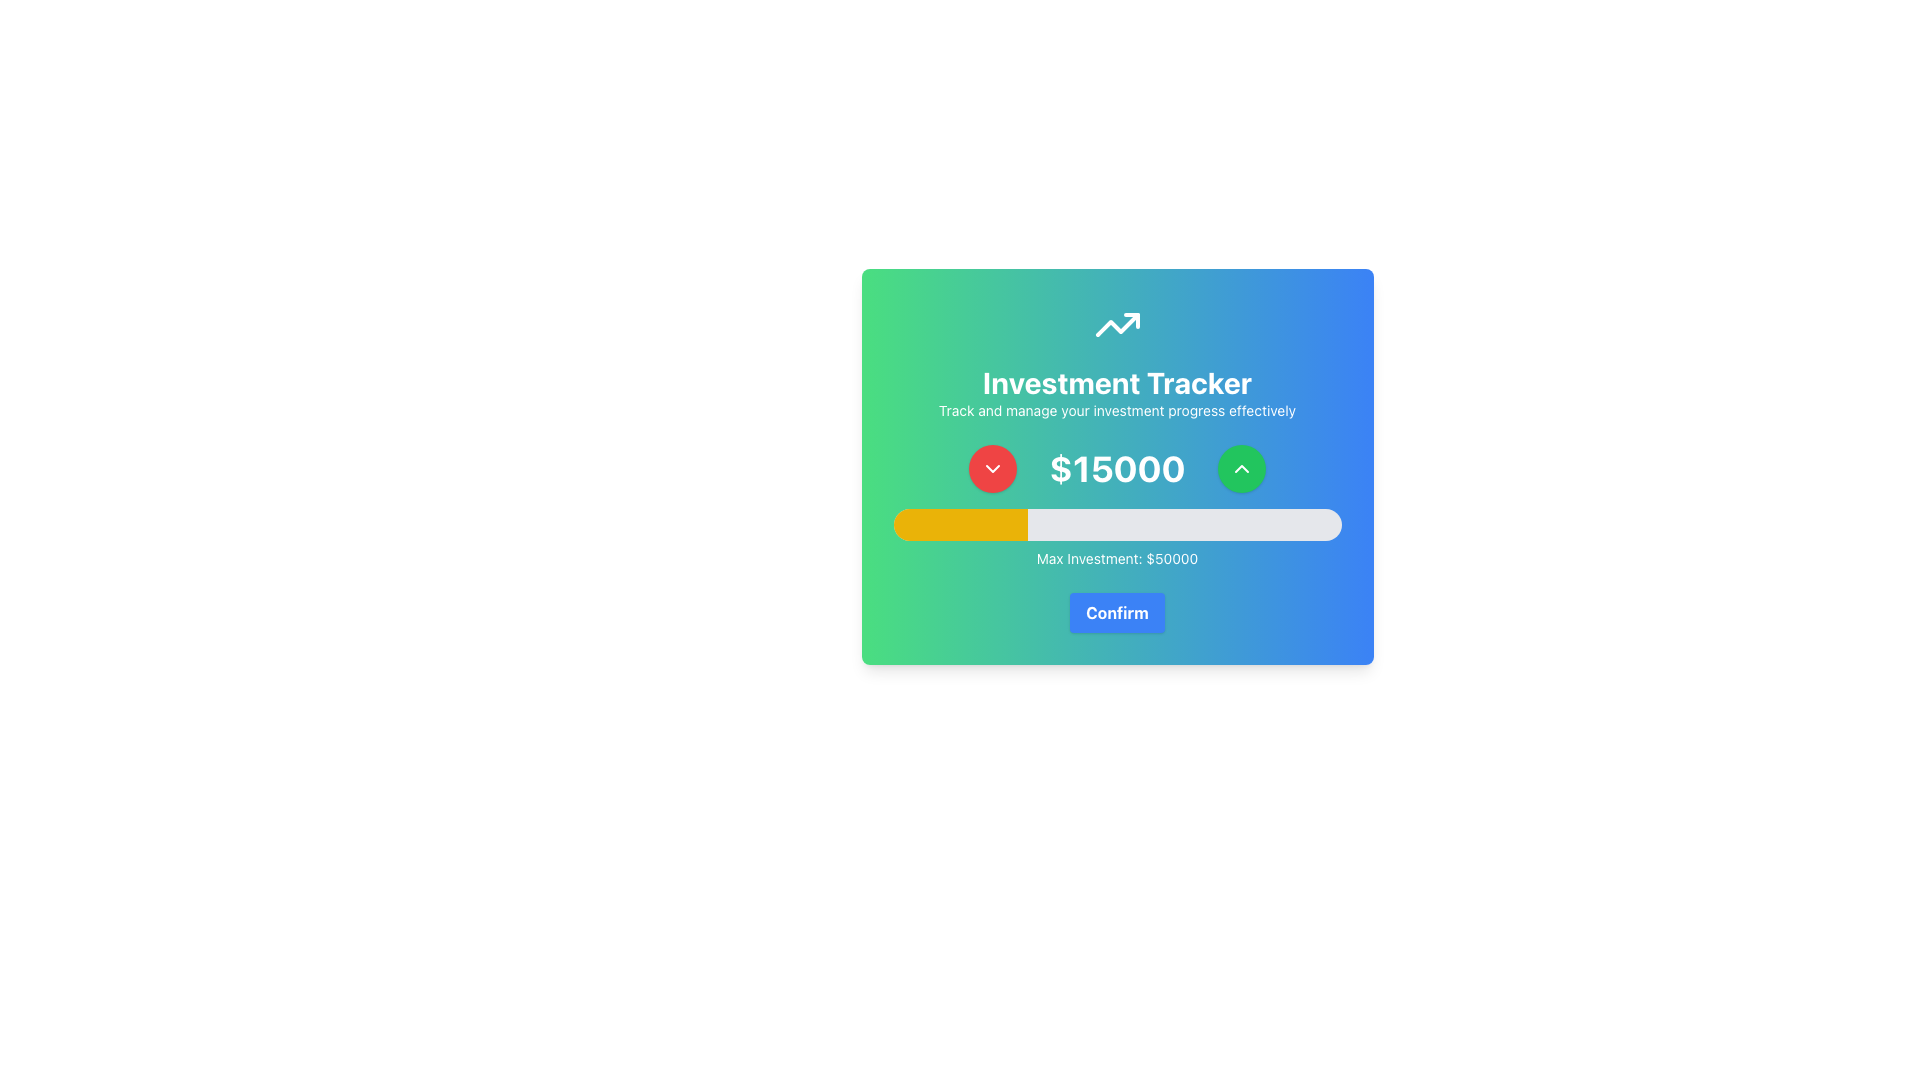 The width and height of the screenshot is (1920, 1080). Describe the element at coordinates (1116, 612) in the screenshot. I see `the confirmation button located at the bottom of the 'Investment Tracker' modal to finalize the selection` at that location.